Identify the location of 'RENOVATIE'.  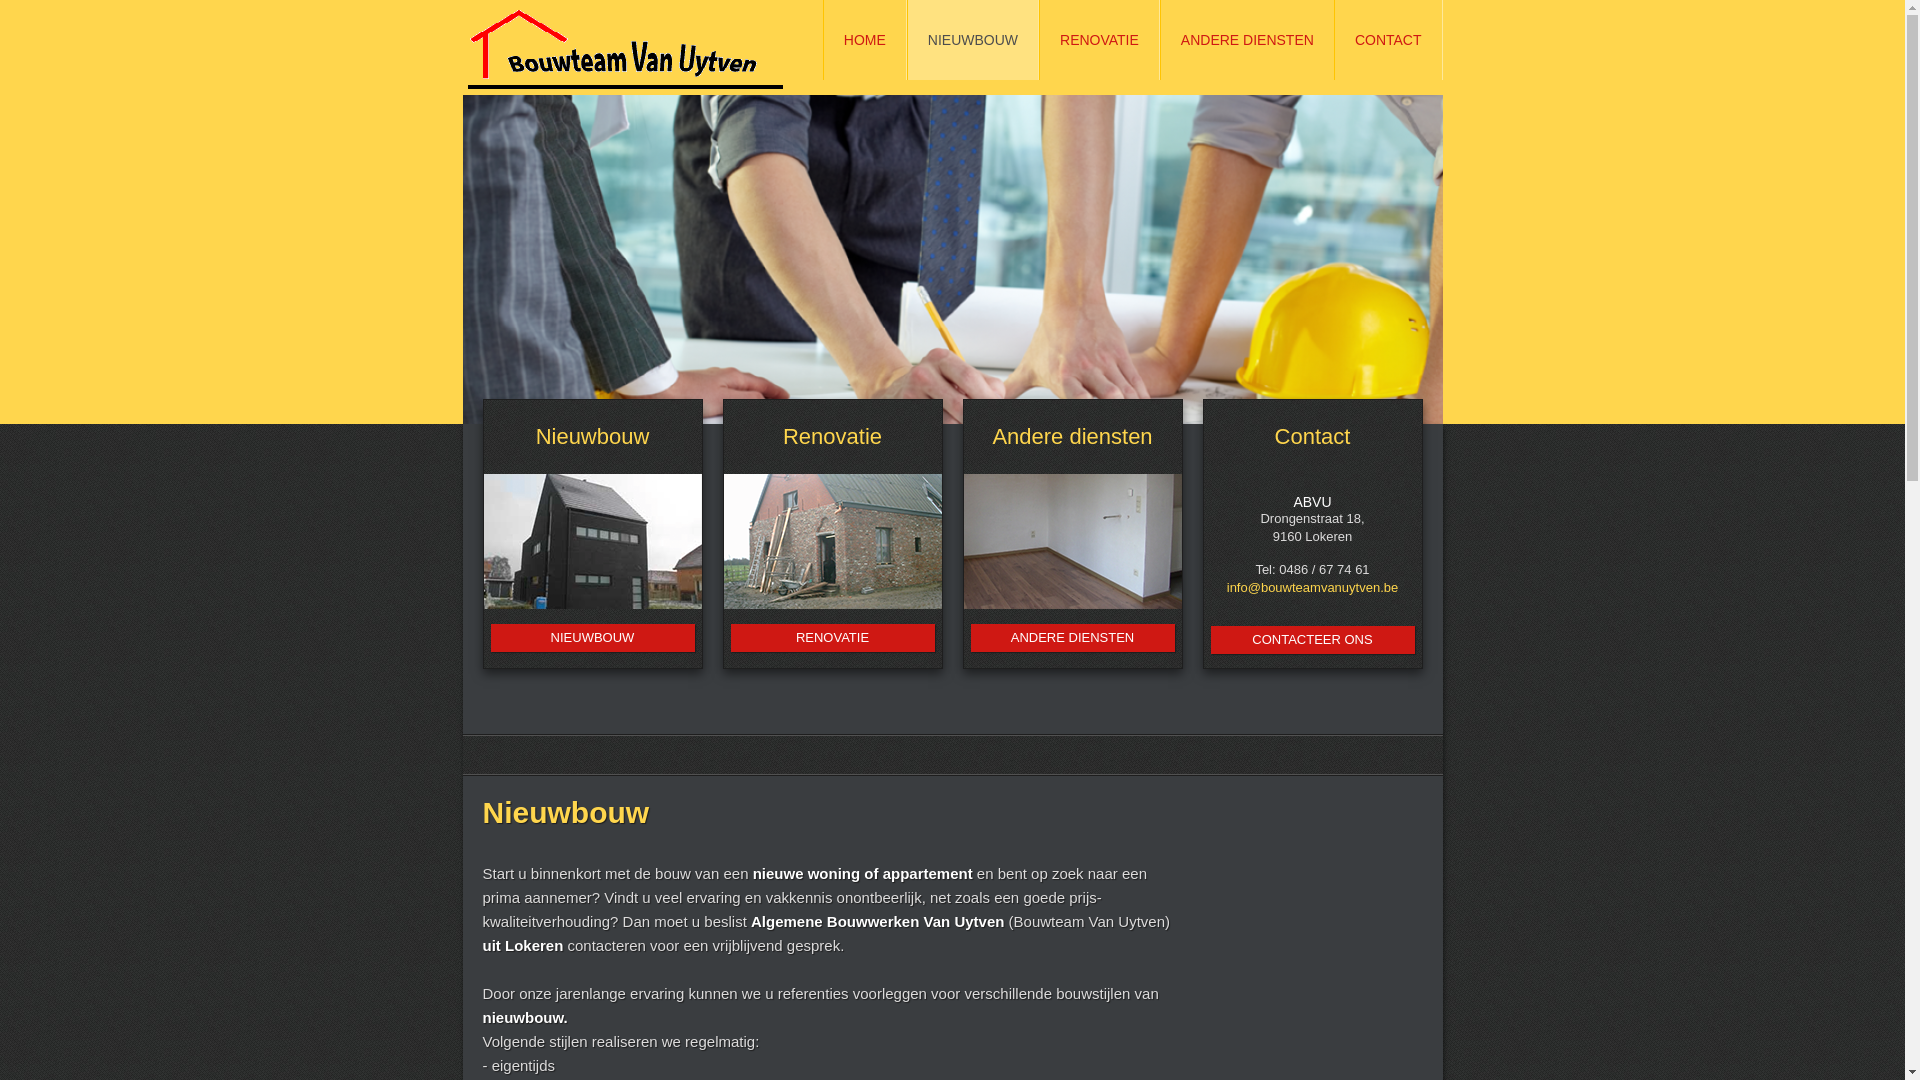
(831, 637).